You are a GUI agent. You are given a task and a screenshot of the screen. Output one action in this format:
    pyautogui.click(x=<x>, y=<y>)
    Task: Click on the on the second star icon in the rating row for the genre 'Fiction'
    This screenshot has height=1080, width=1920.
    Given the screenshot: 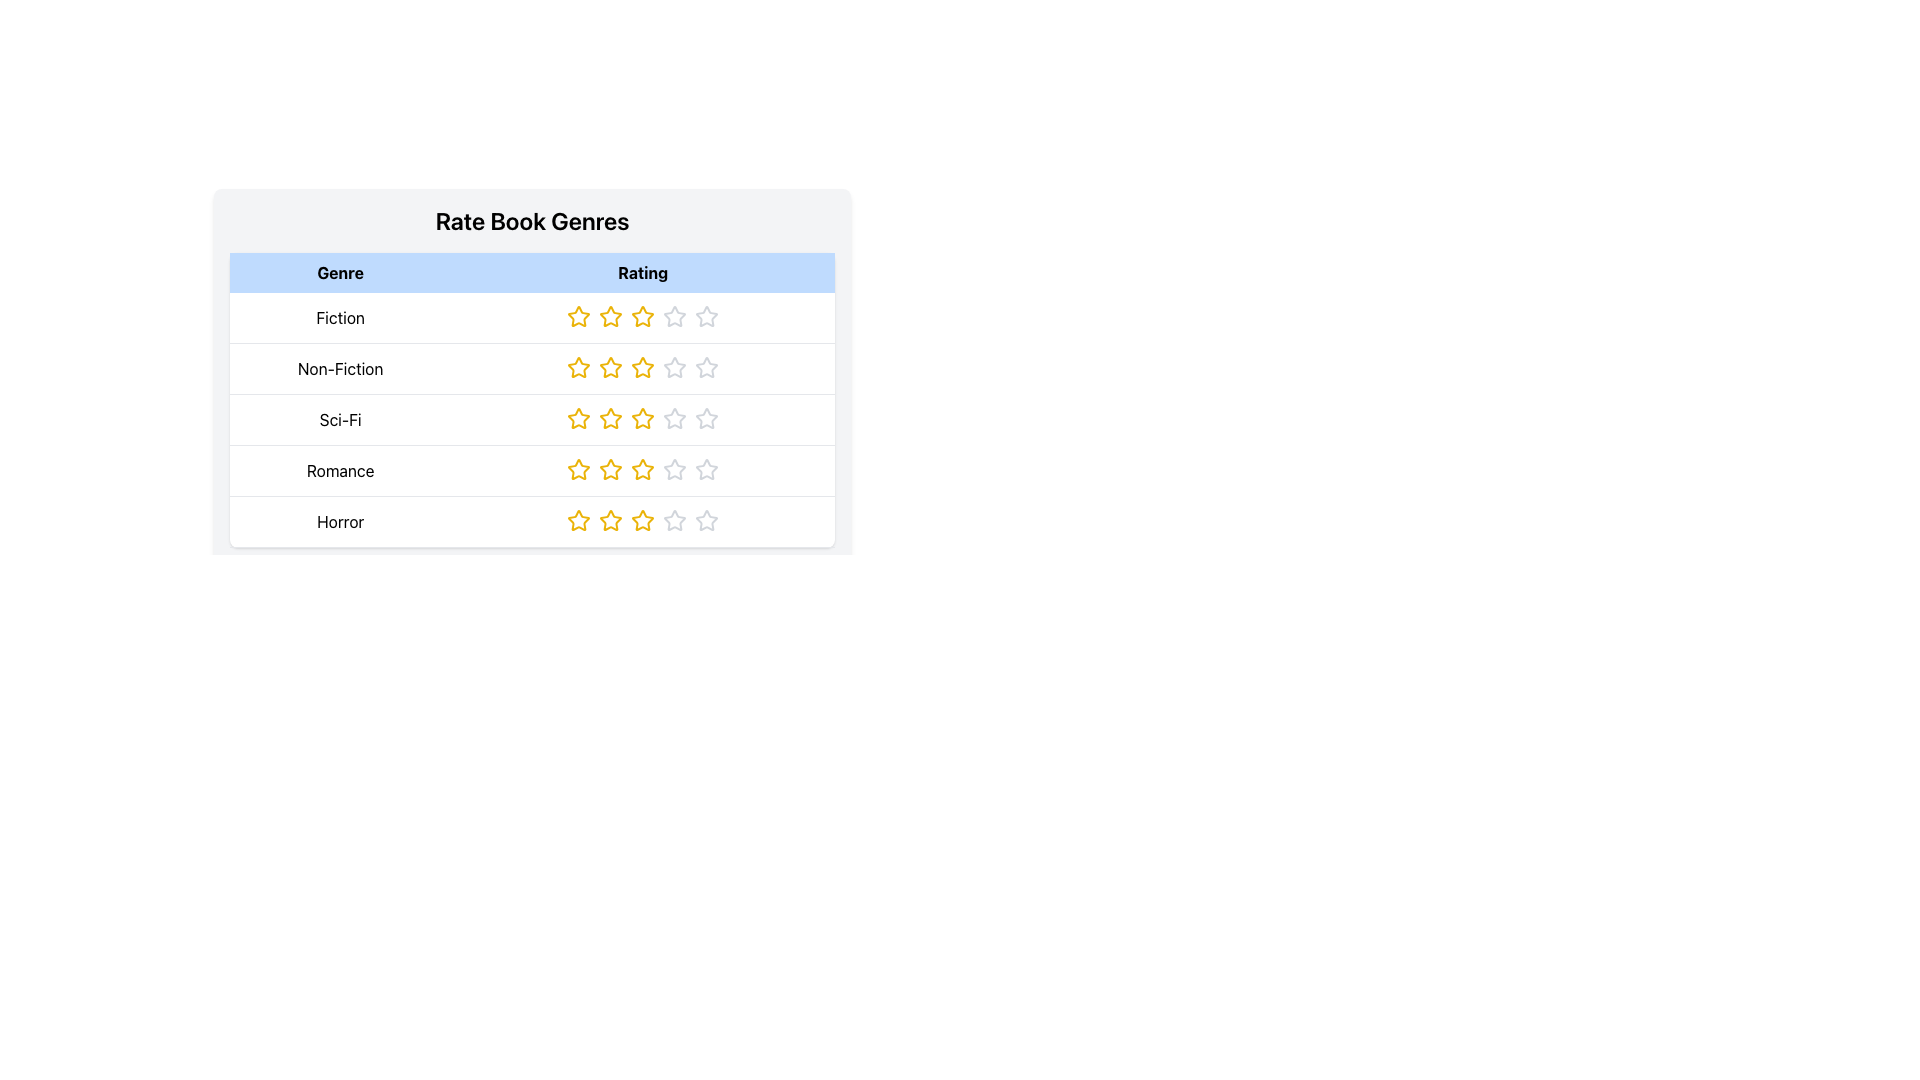 What is the action you would take?
    pyautogui.click(x=578, y=315)
    